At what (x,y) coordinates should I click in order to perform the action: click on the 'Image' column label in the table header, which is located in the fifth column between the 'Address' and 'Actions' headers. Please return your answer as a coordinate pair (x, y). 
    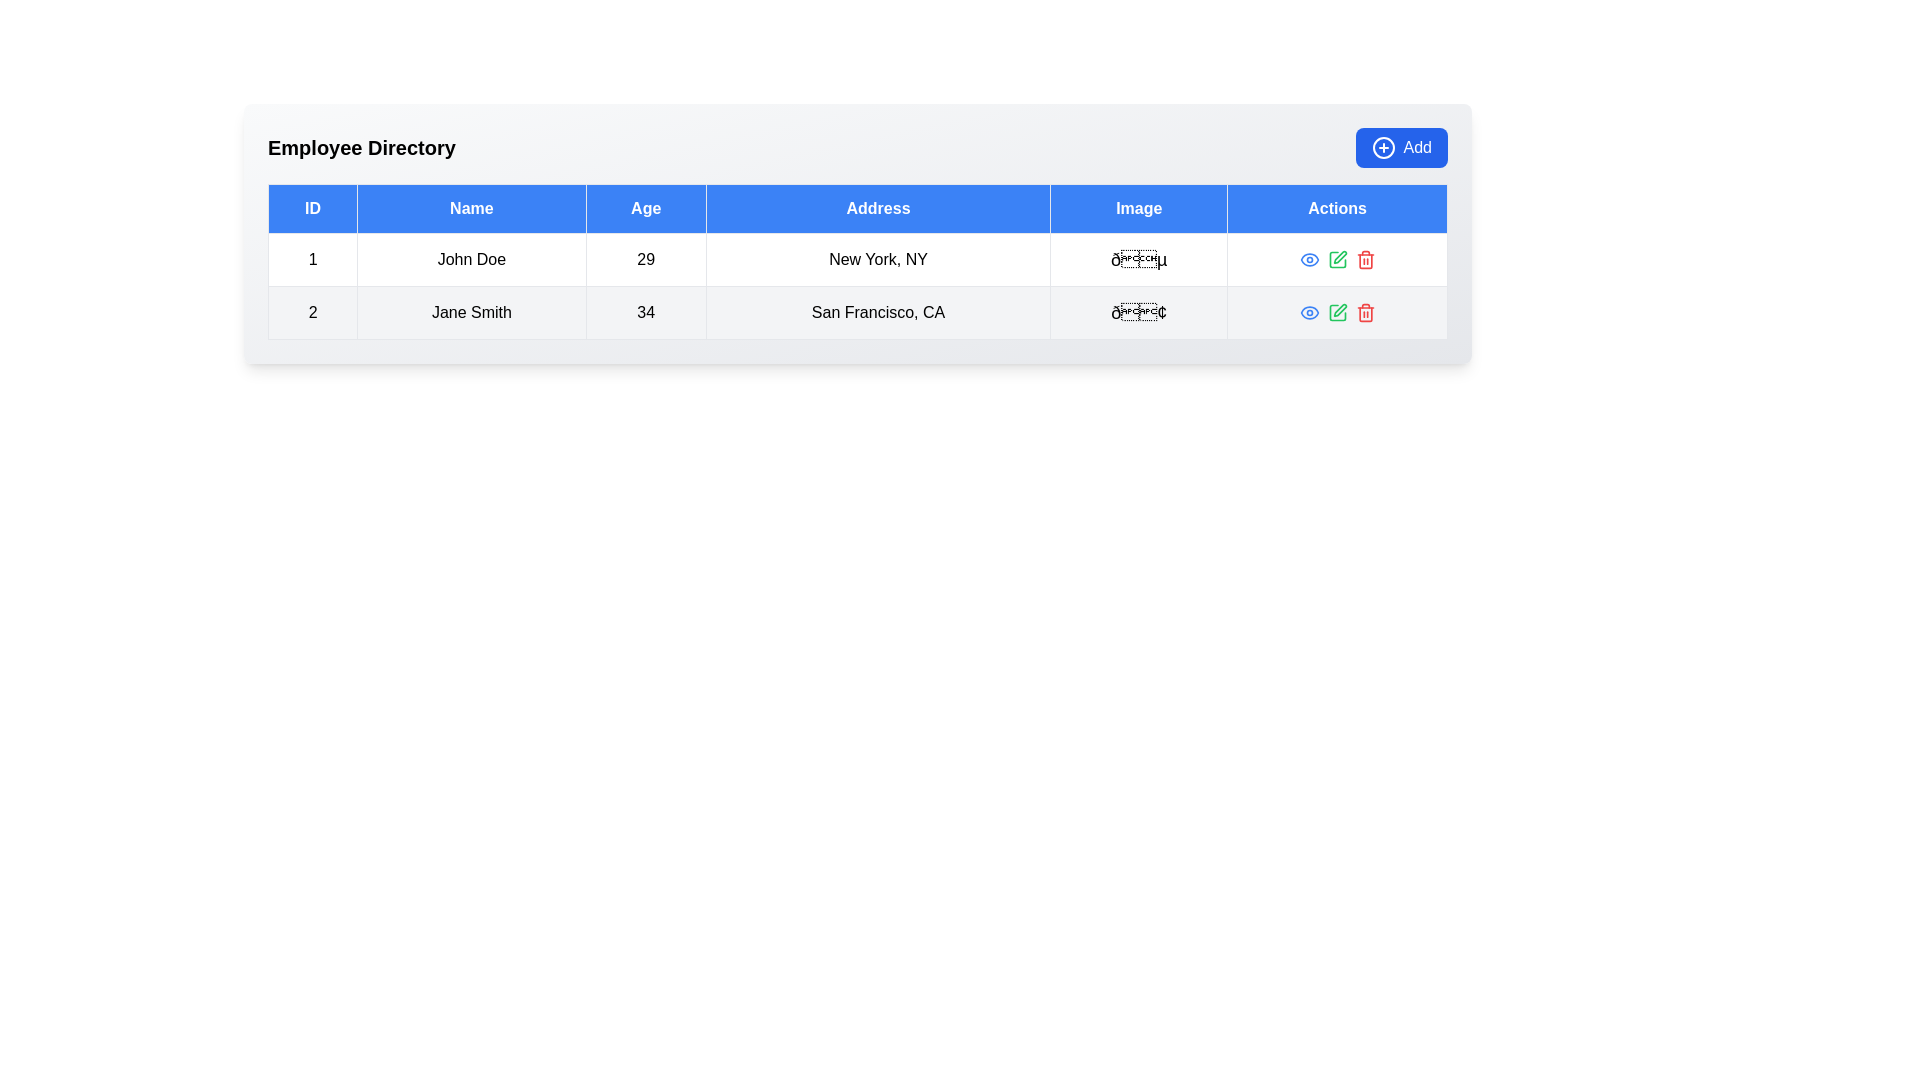
    Looking at the image, I should click on (1139, 208).